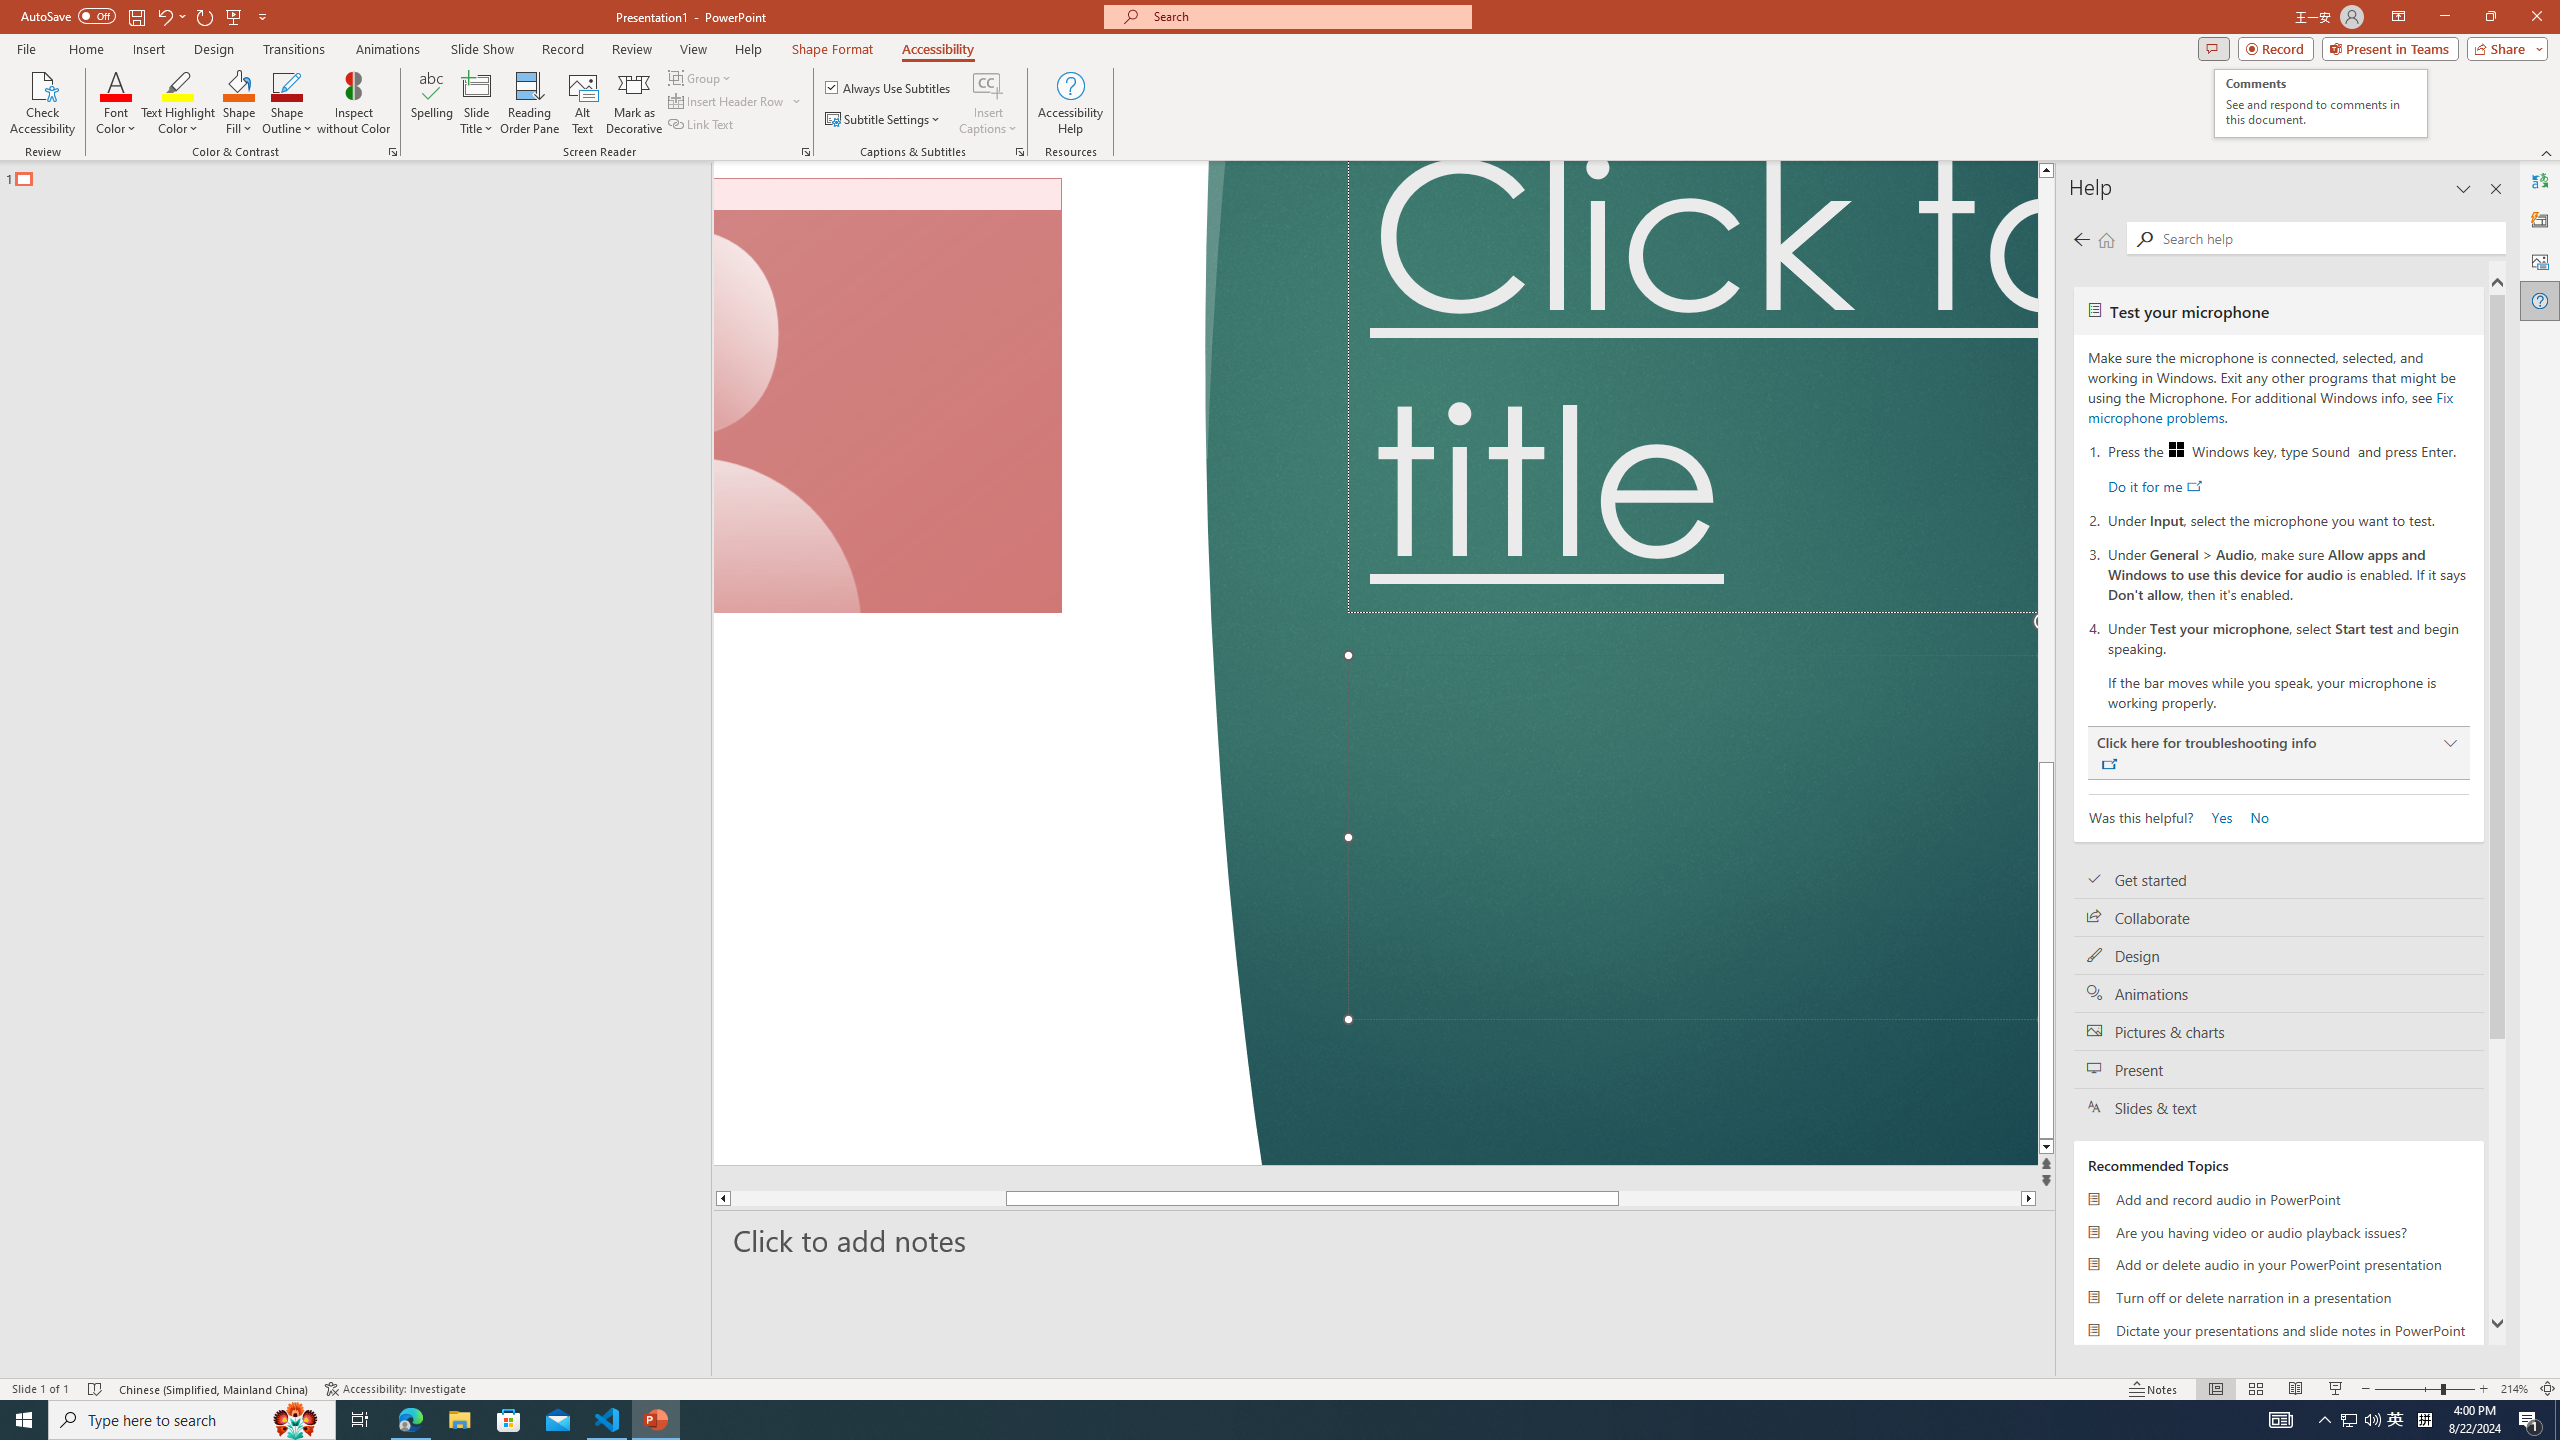 The height and width of the screenshot is (1440, 2560). What do you see at coordinates (2539, 260) in the screenshot?
I see `'Alt Text'` at bounding box center [2539, 260].